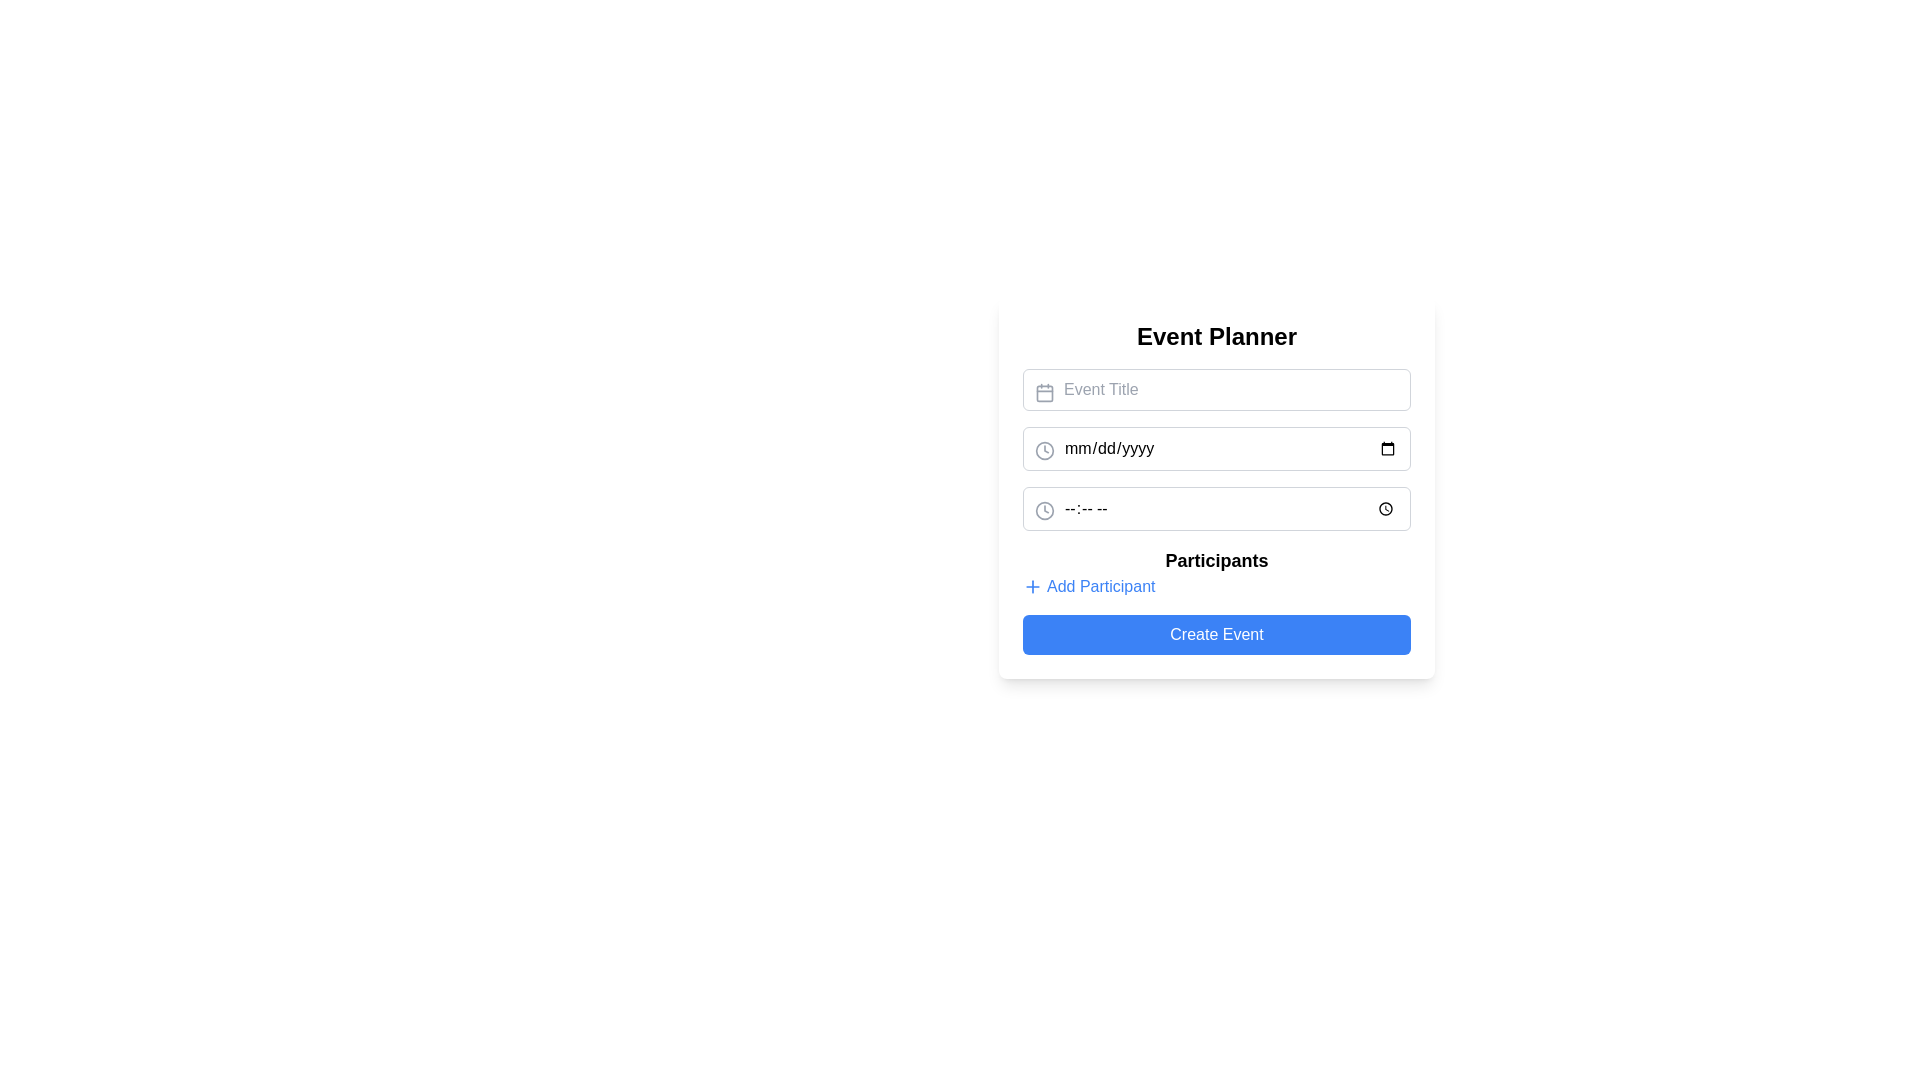 This screenshot has height=1080, width=1920. What do you see at coordinates (1044, 393) in the screenshot?
I see `the small gray calendar icon located at the top left corner of the 'Event Title' input field` at bounding box center [1044, 393].